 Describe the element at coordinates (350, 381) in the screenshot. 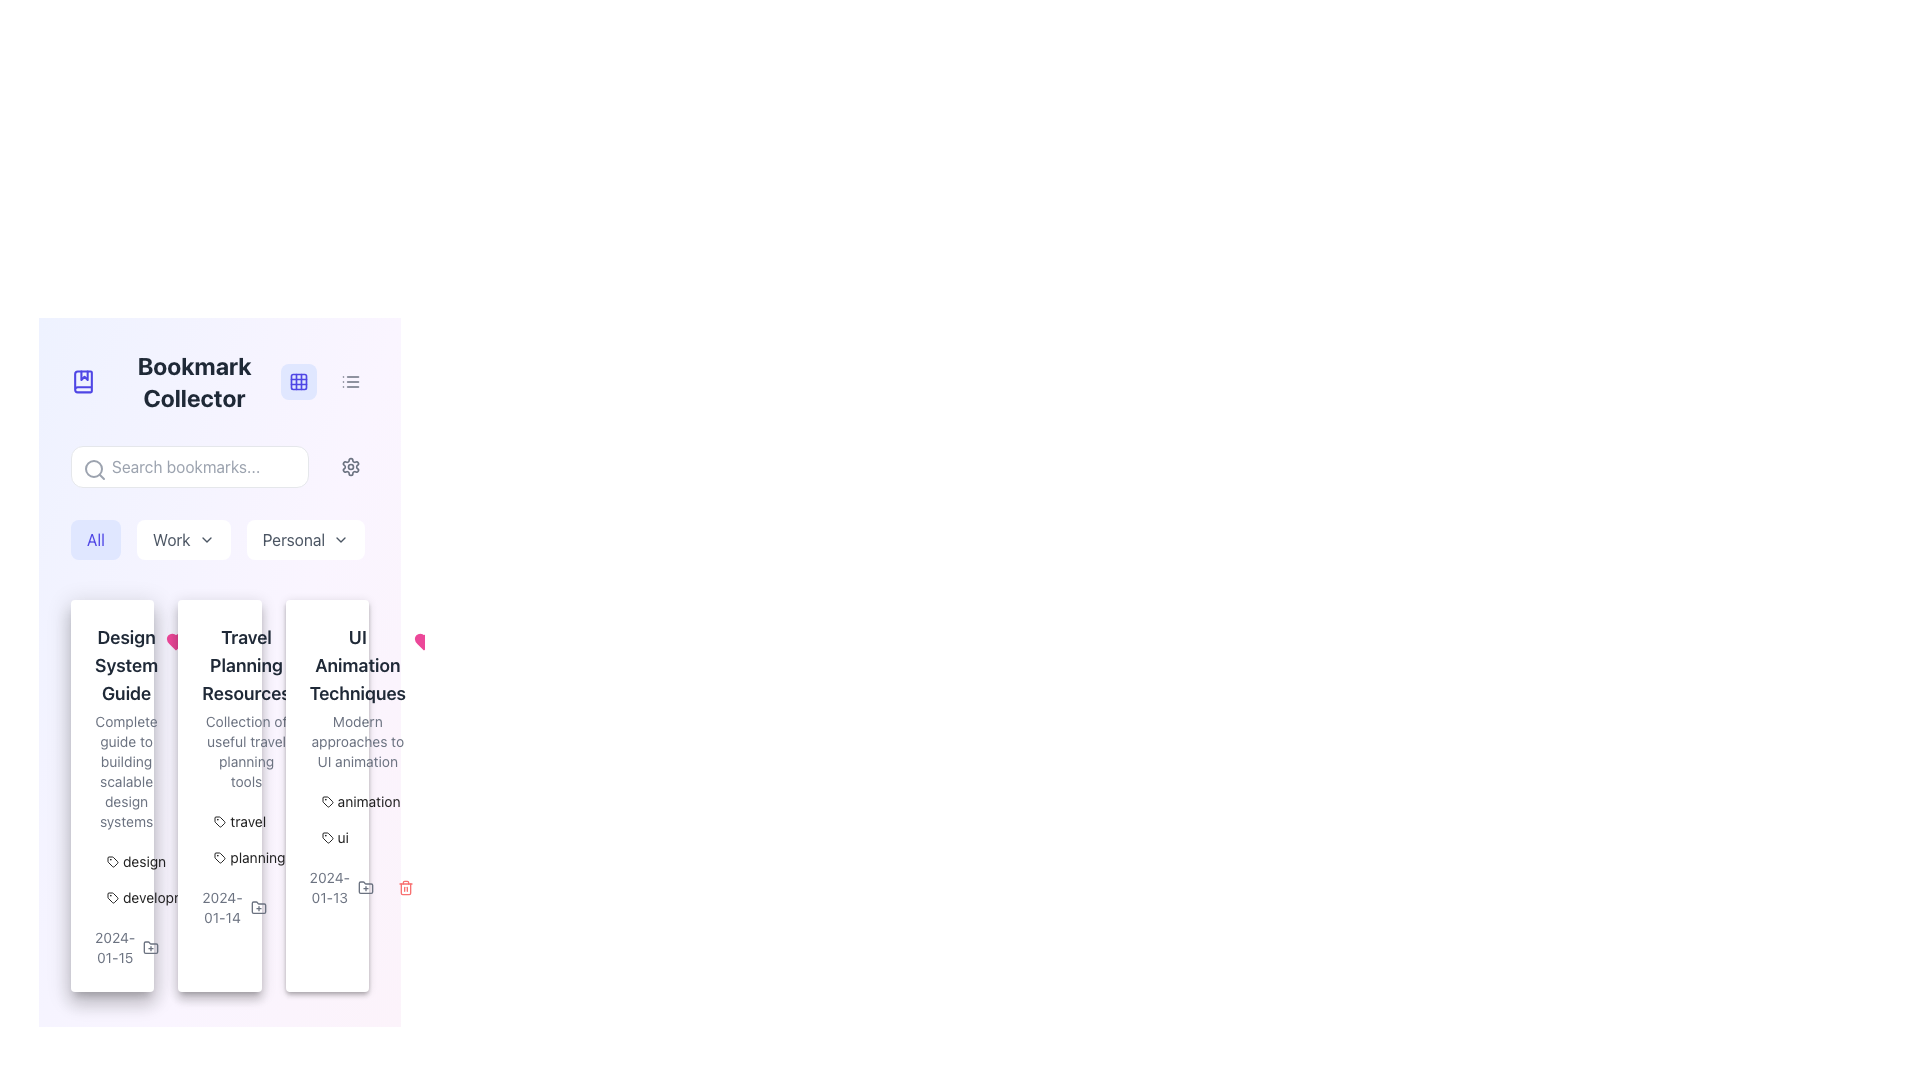

I see `the icon button in the top-right corner of the interface to switch the layout to a list view` at that location.